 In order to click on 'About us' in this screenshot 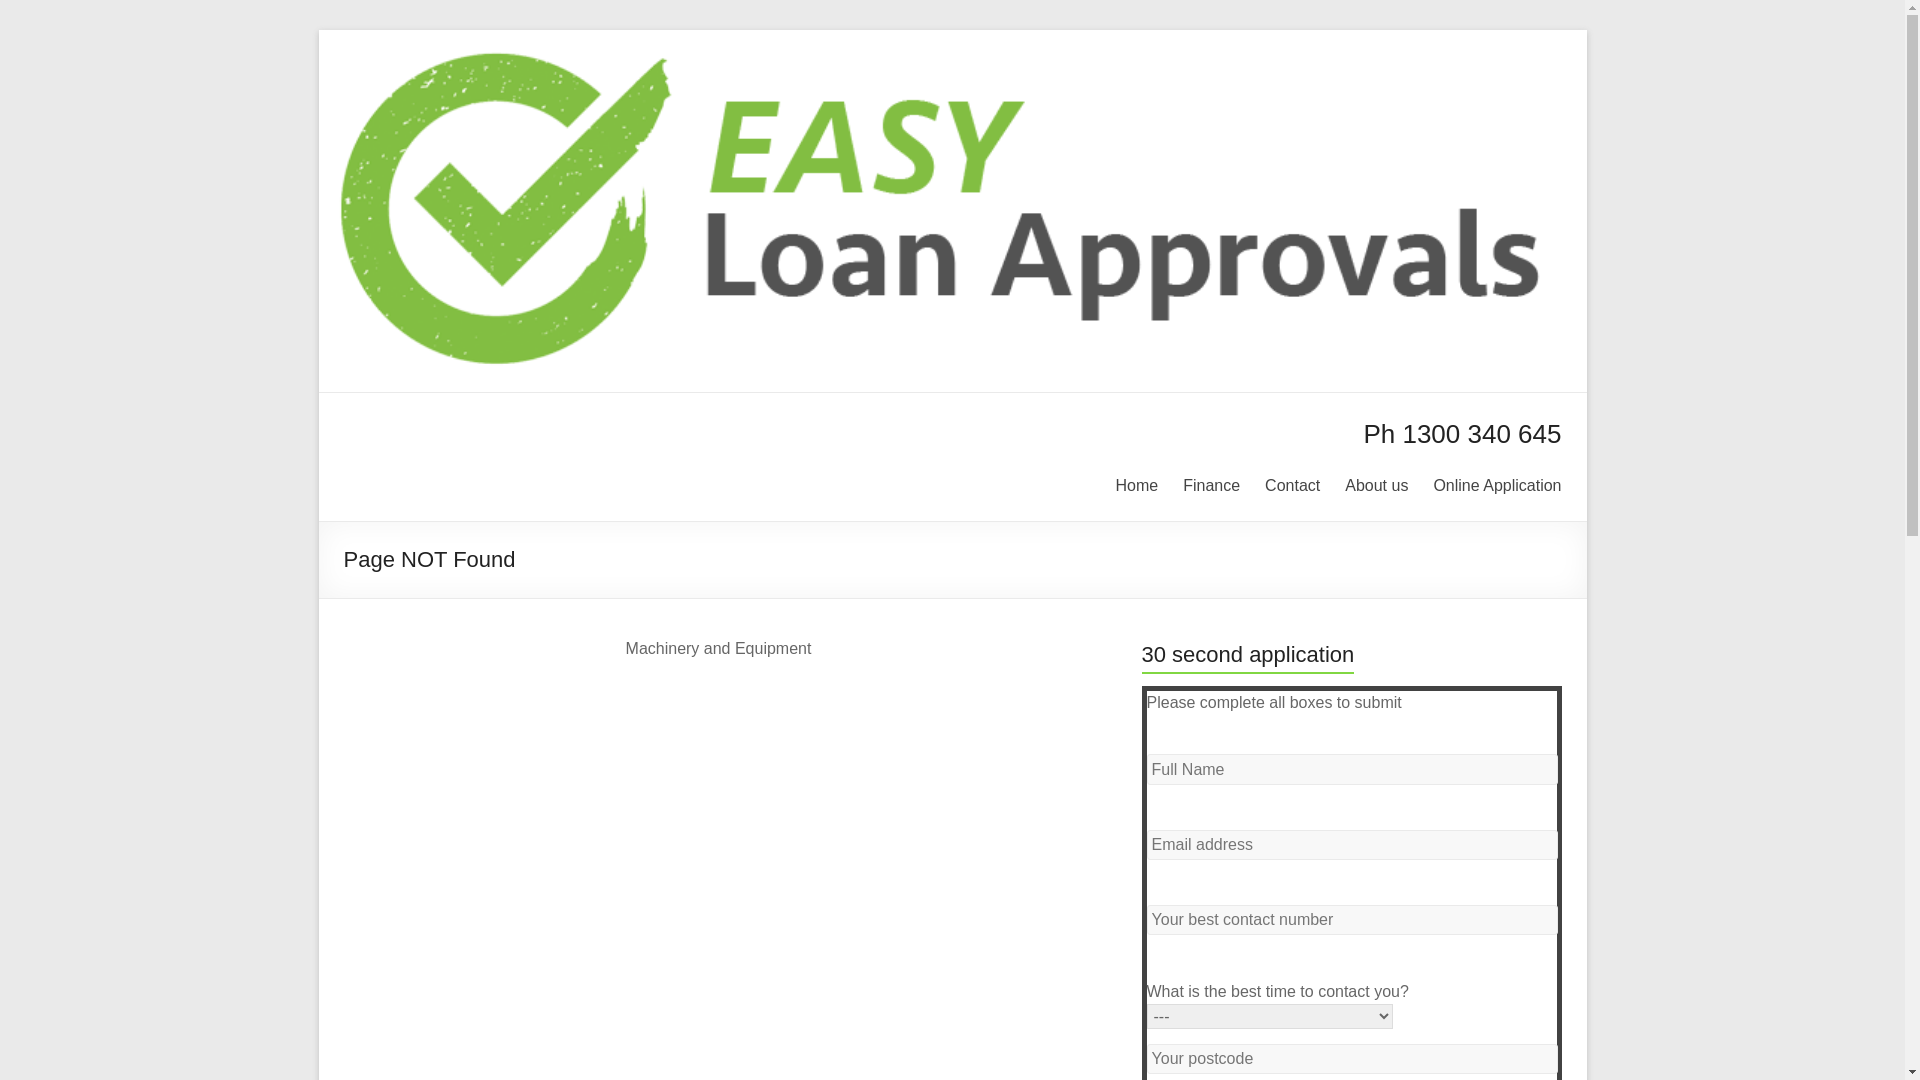, I will do `click(1375, 482)`.